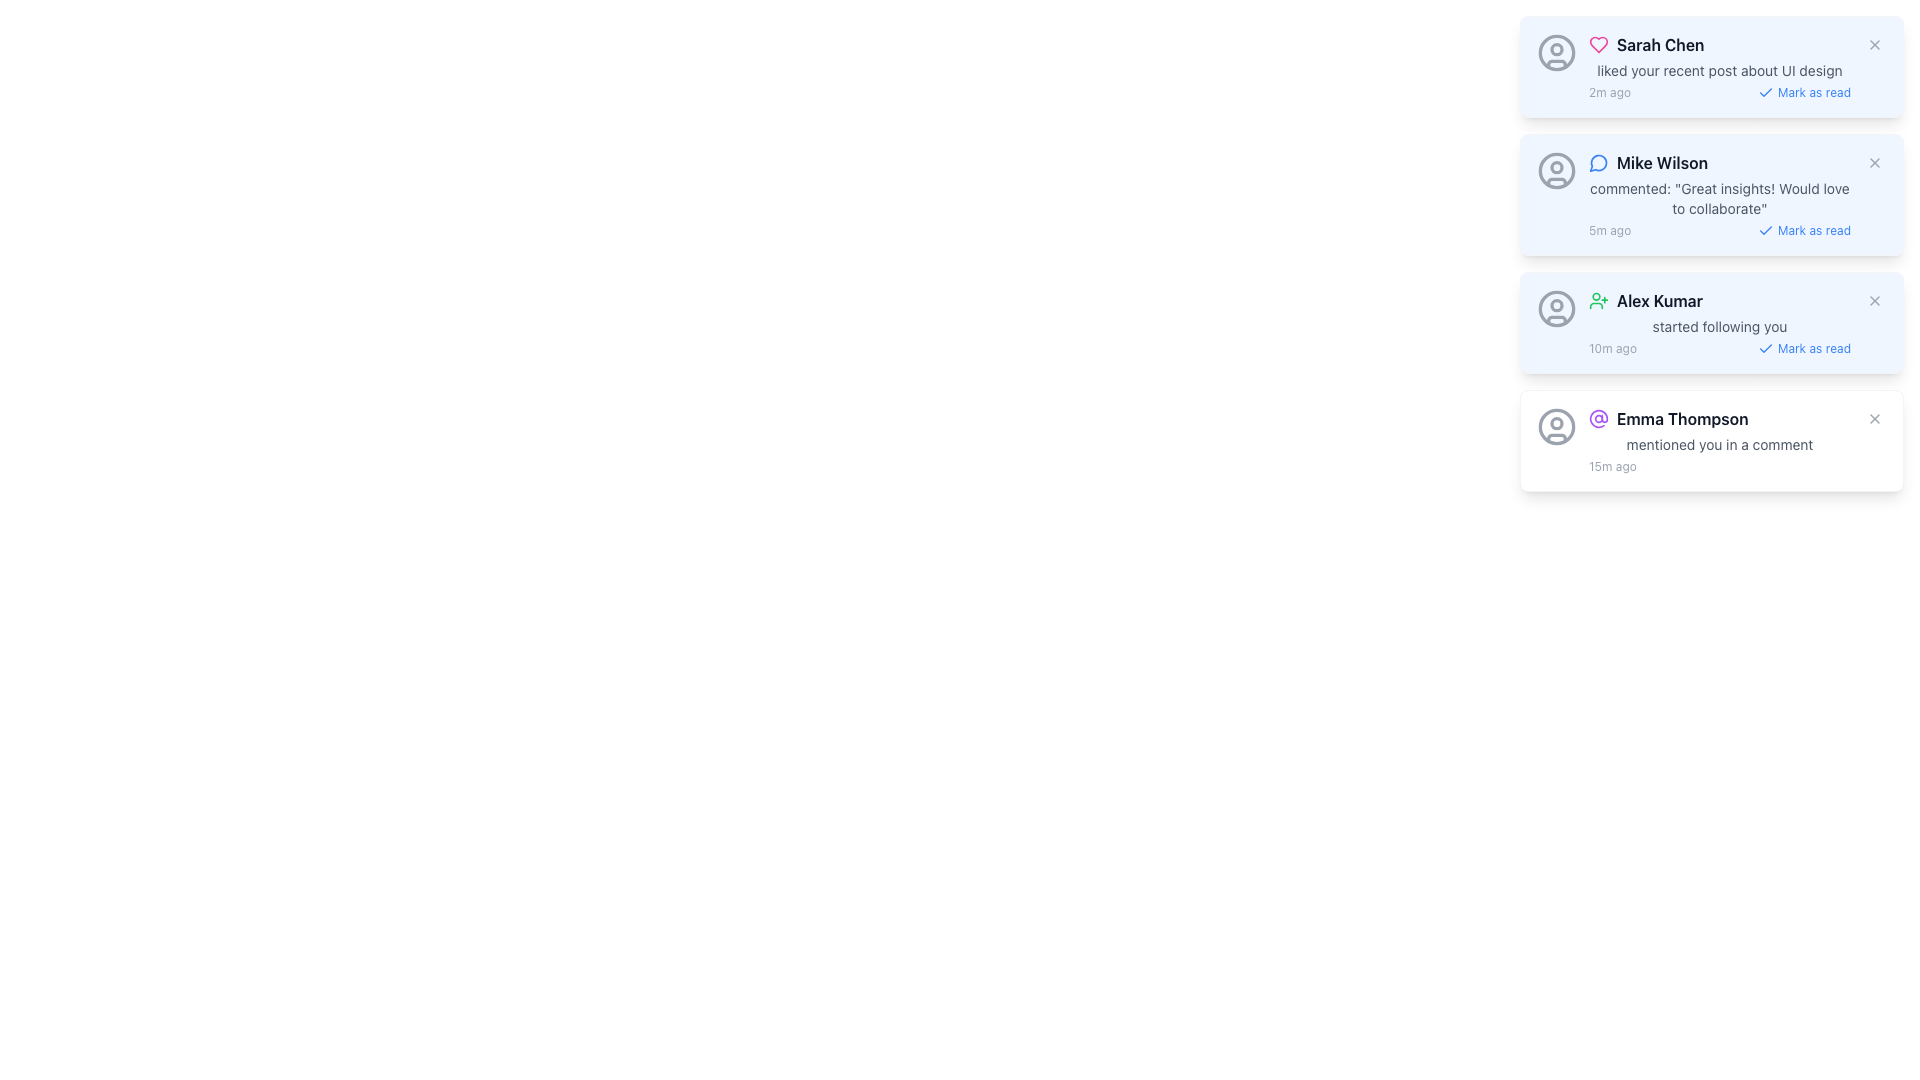 Image resolution: width=1920 pixels, height=1080 pixels. Describe the element at coordinates (1555, 308) in the screenshot. I see `the user avatar icon located at the top-left corner of the notification card that indicates 'Alex Kumar started following you, 10m ago'` at that location.